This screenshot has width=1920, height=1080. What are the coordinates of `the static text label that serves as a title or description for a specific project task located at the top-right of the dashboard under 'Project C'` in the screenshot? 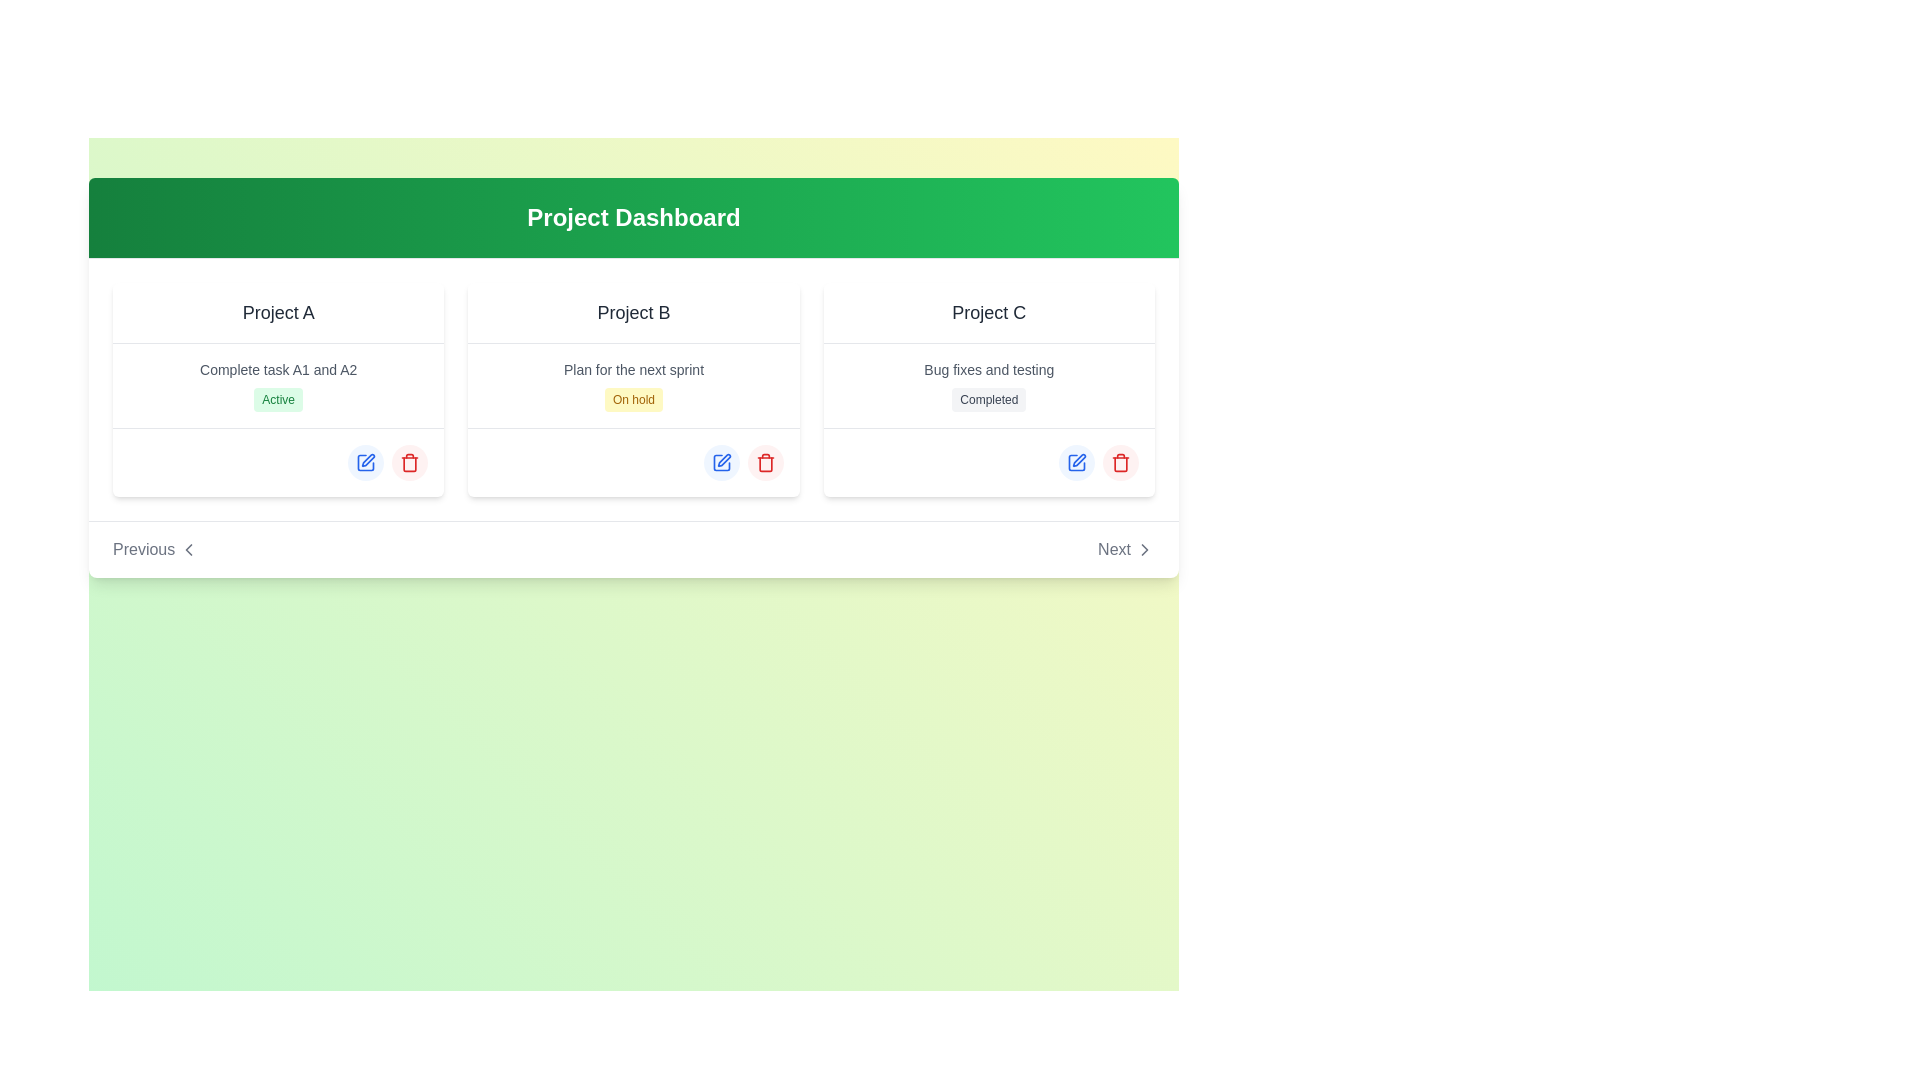 It's located at (989, 370).